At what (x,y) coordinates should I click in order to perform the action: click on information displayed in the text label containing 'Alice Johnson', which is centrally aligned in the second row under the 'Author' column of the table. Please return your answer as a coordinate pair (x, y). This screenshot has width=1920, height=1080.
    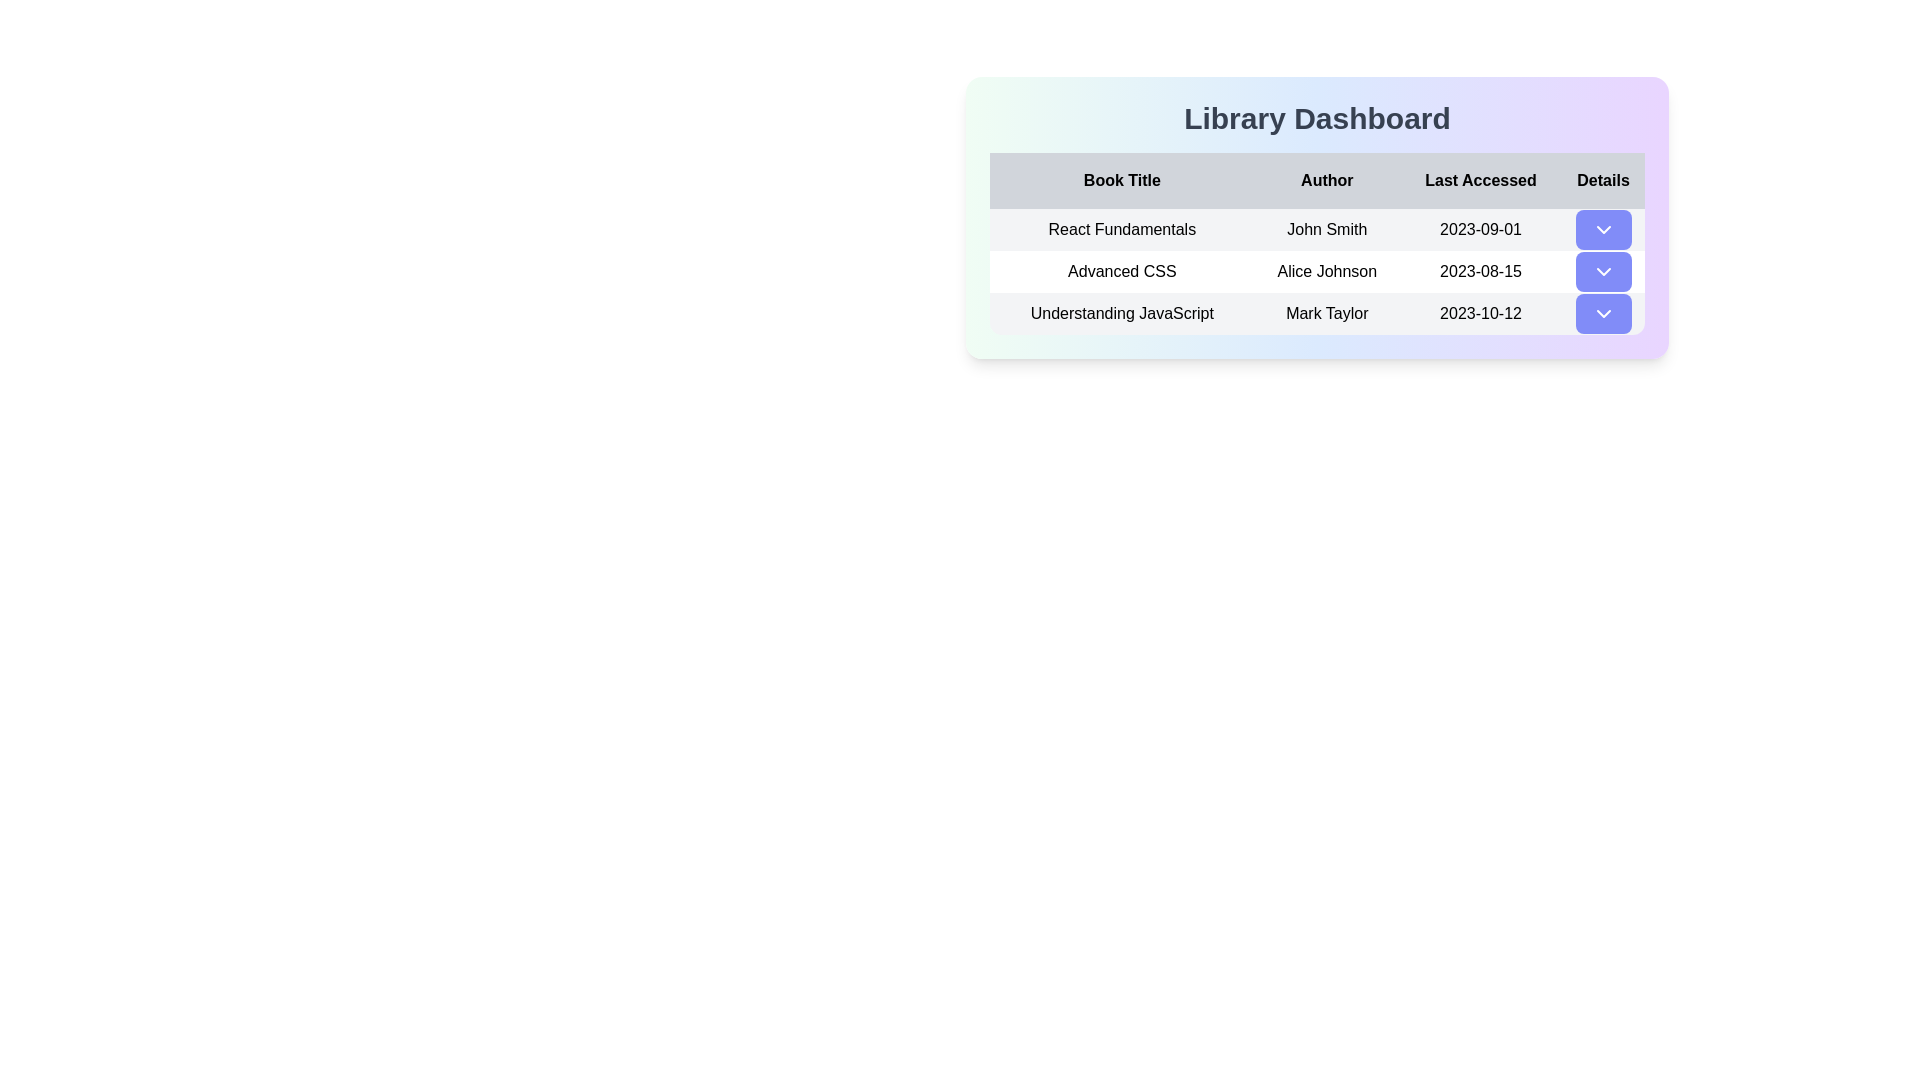
    Looking at the image, I should click on (1327, 272).